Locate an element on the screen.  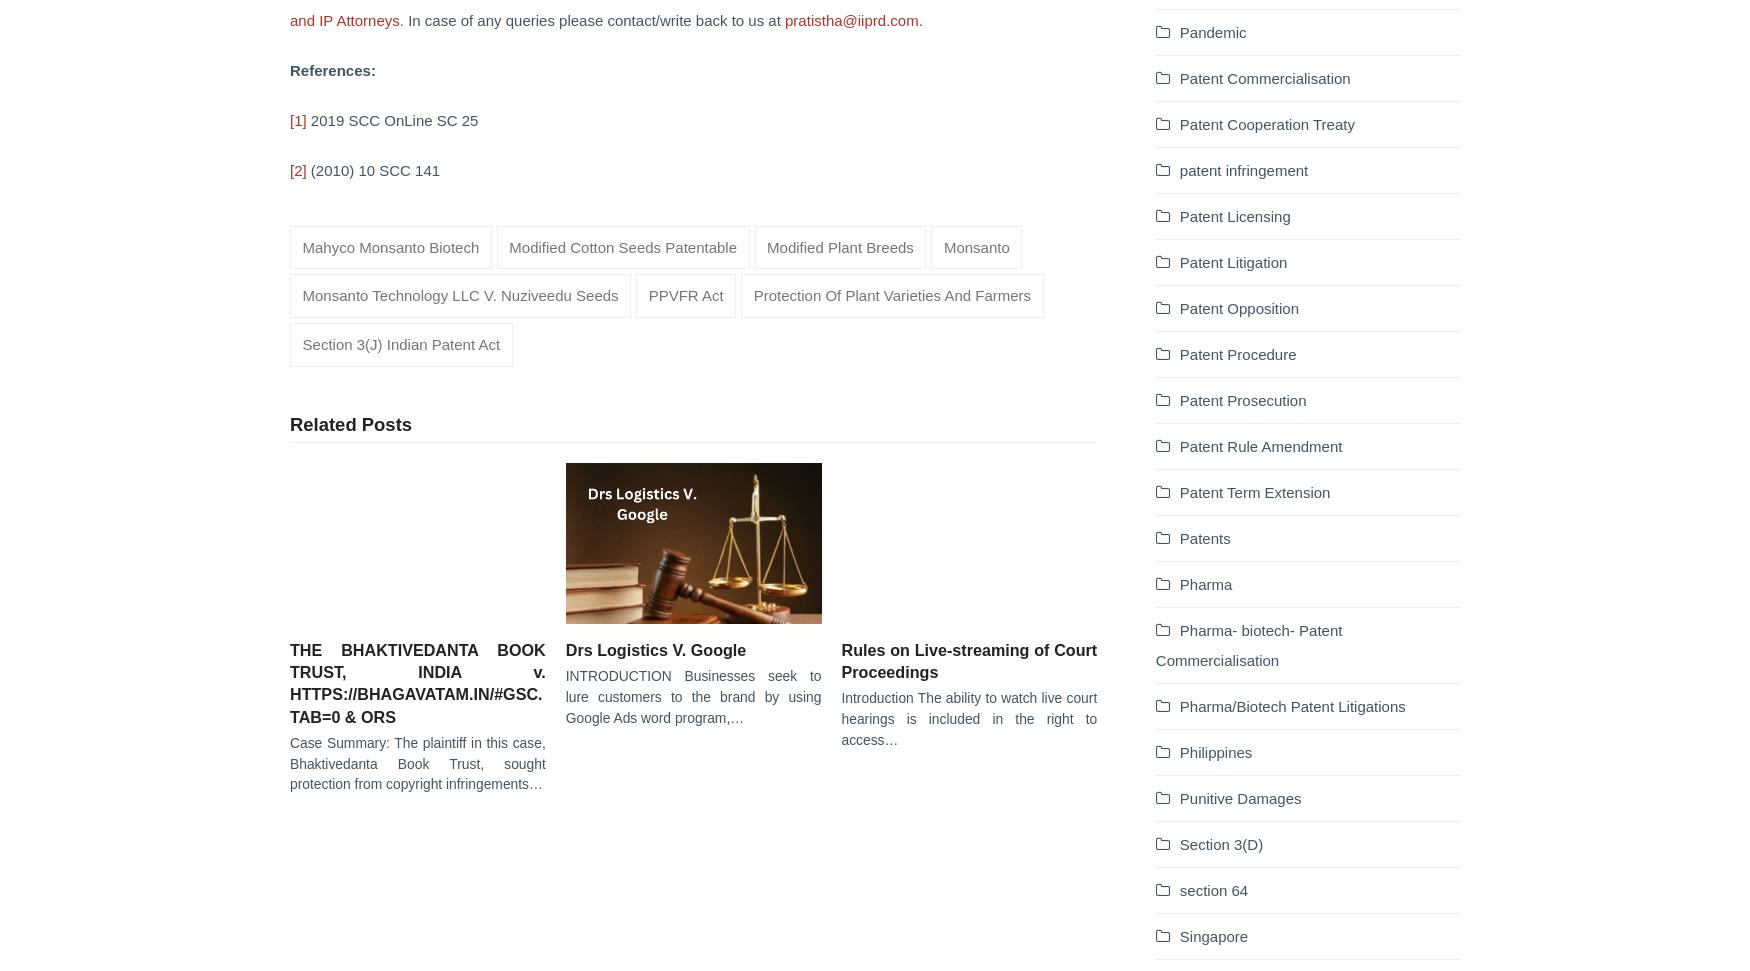
'.' is located at coordinates (918, 19).